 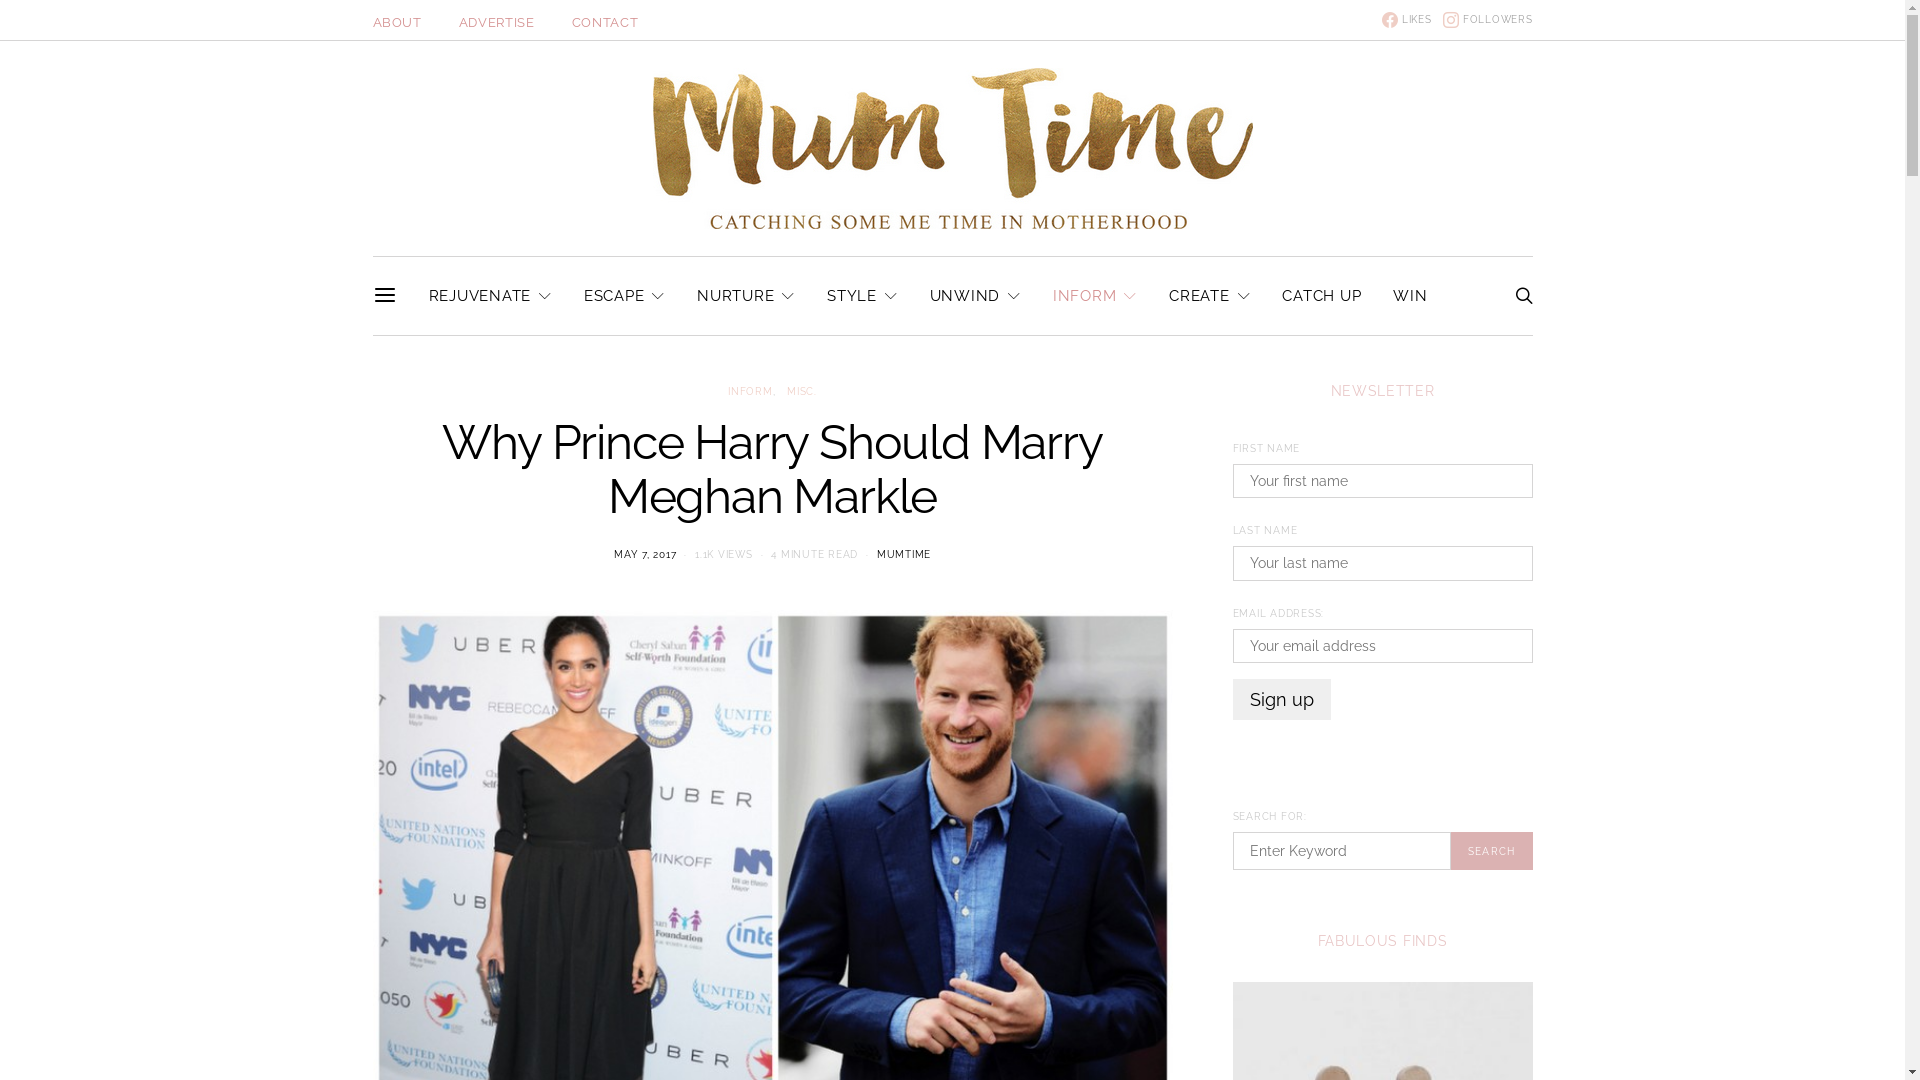 I want to click on 'CATCH UP', so click(x=1321, y=296).